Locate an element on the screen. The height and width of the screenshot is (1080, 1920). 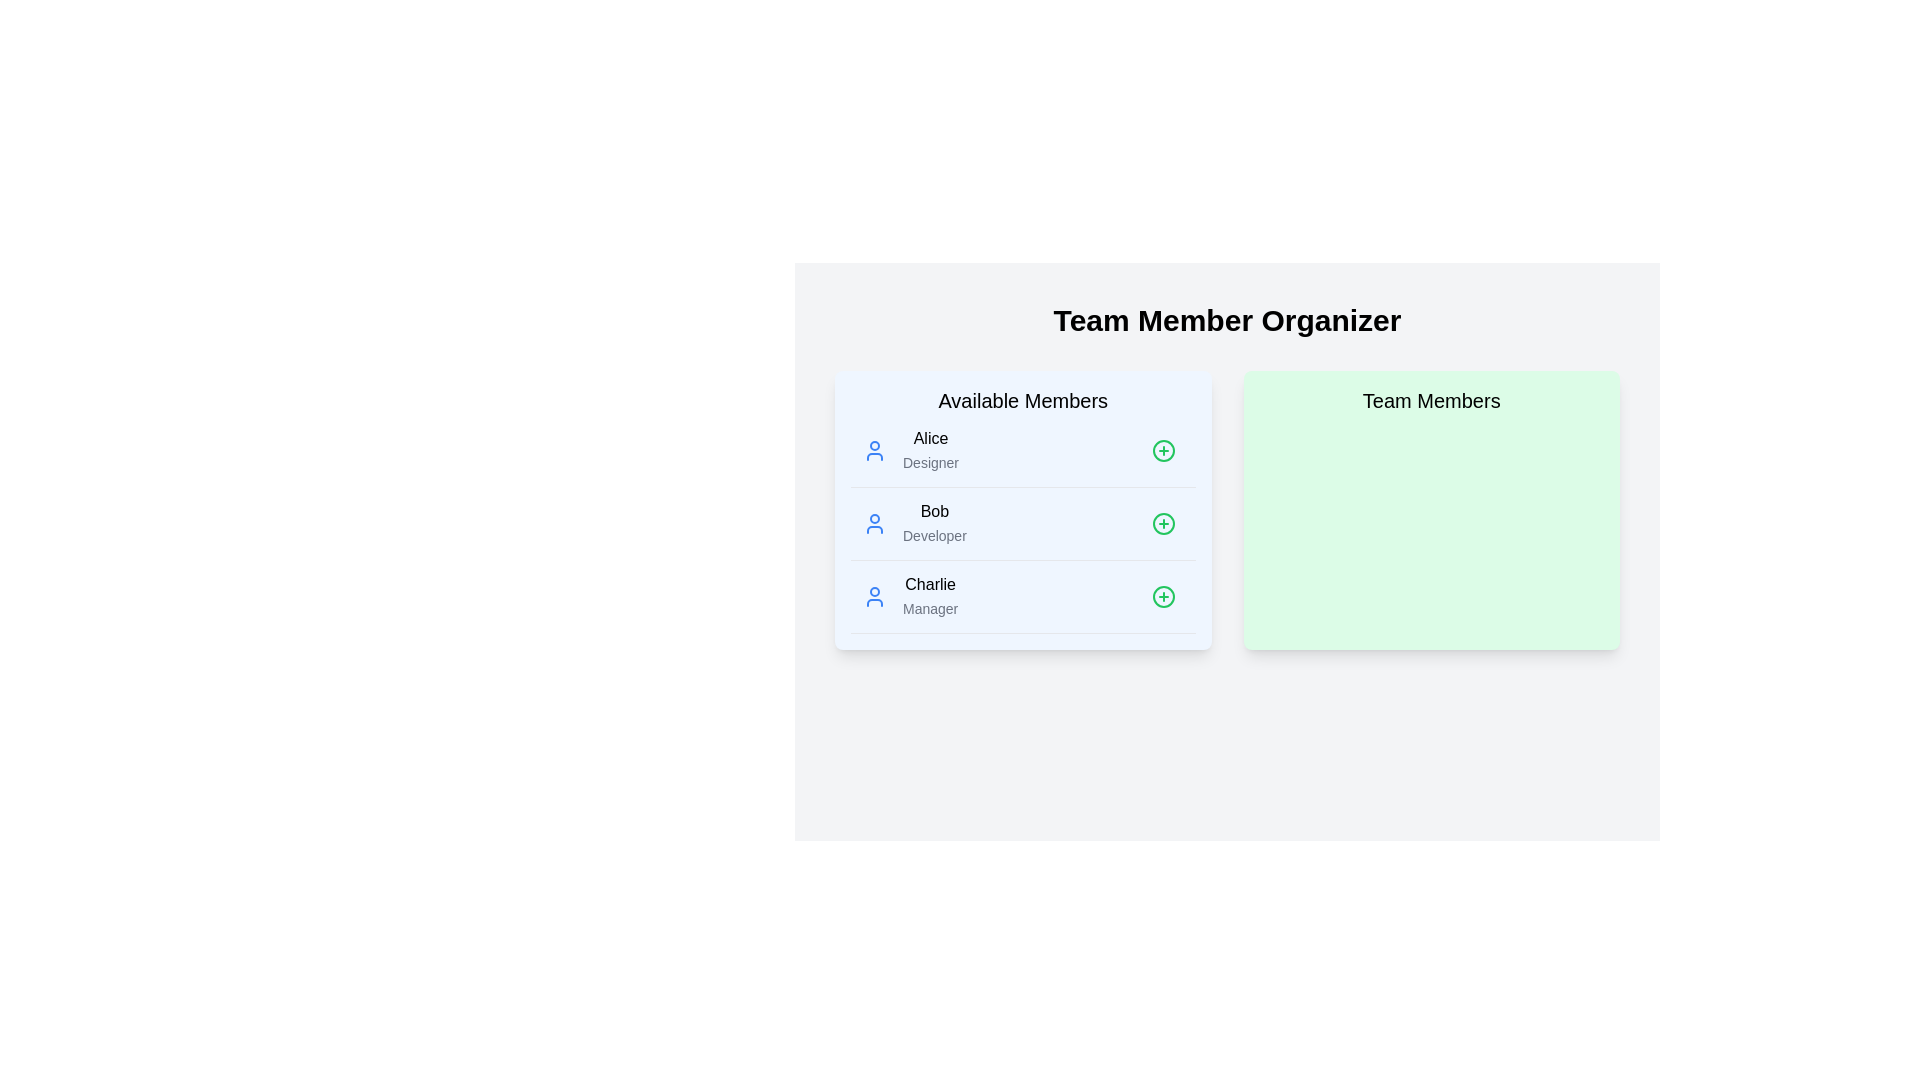
the Add Button located to the right of the 'Charlie' user card entry in the 'Available Members' section is located at coordinates (1163, 596).